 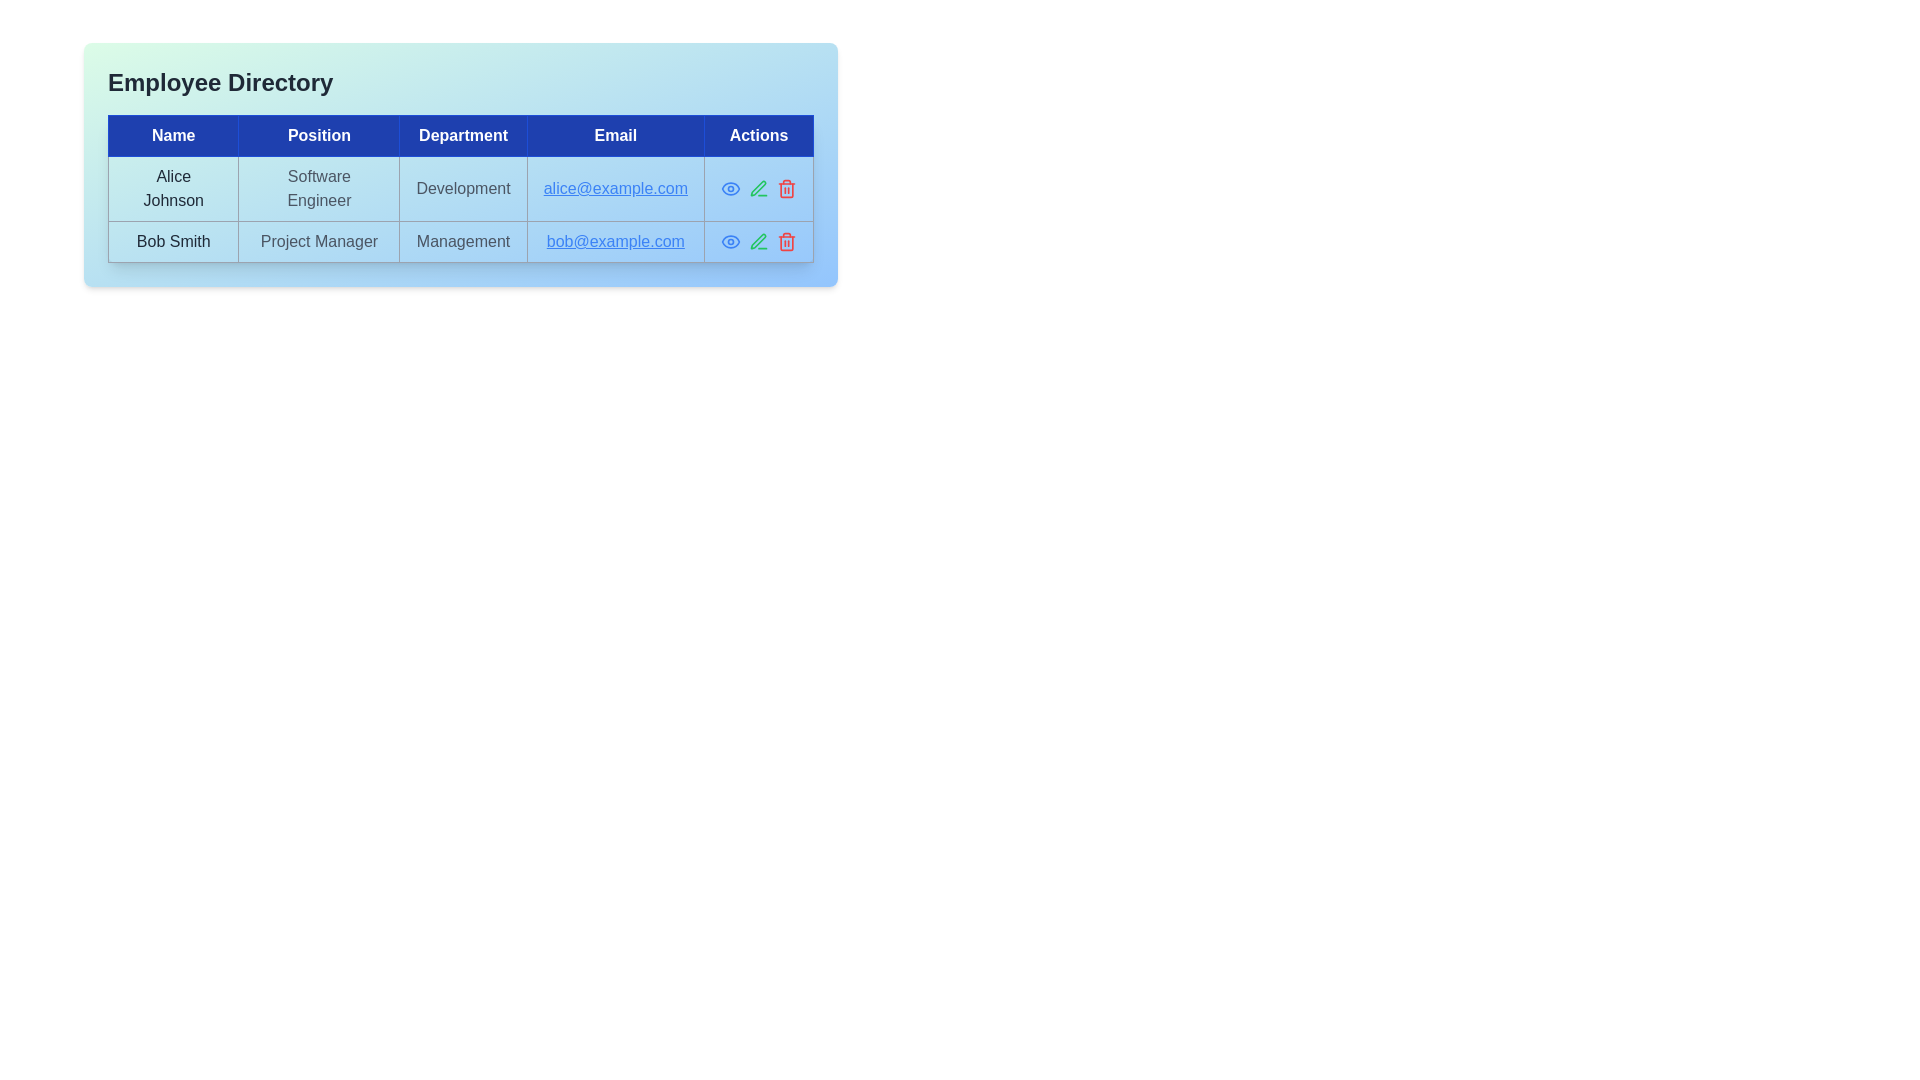 I want to click on the icon in the 'Actions' column of the second row of the table, so click(x=729, y=189).